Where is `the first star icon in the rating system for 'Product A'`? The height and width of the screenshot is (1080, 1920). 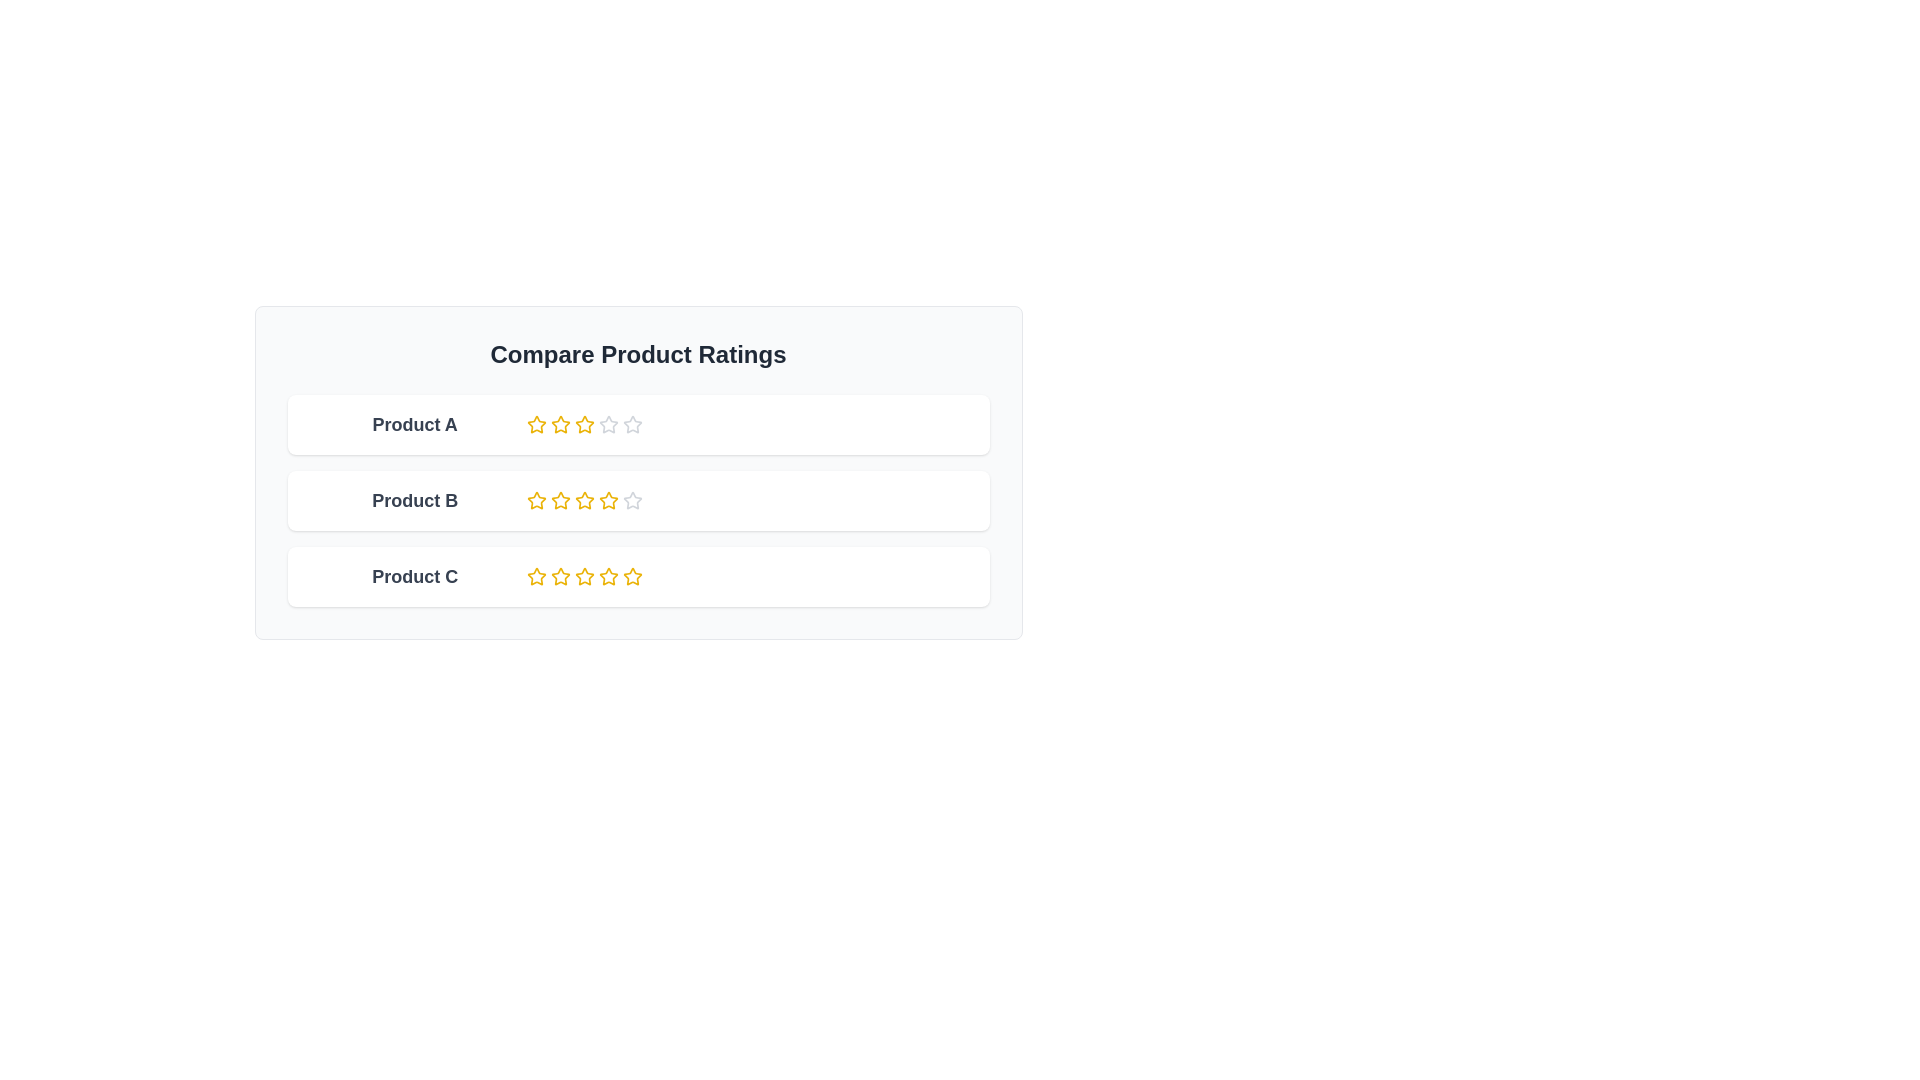
the first star icon in the rating system for 'Product A' is located at coordinates (536, 423).